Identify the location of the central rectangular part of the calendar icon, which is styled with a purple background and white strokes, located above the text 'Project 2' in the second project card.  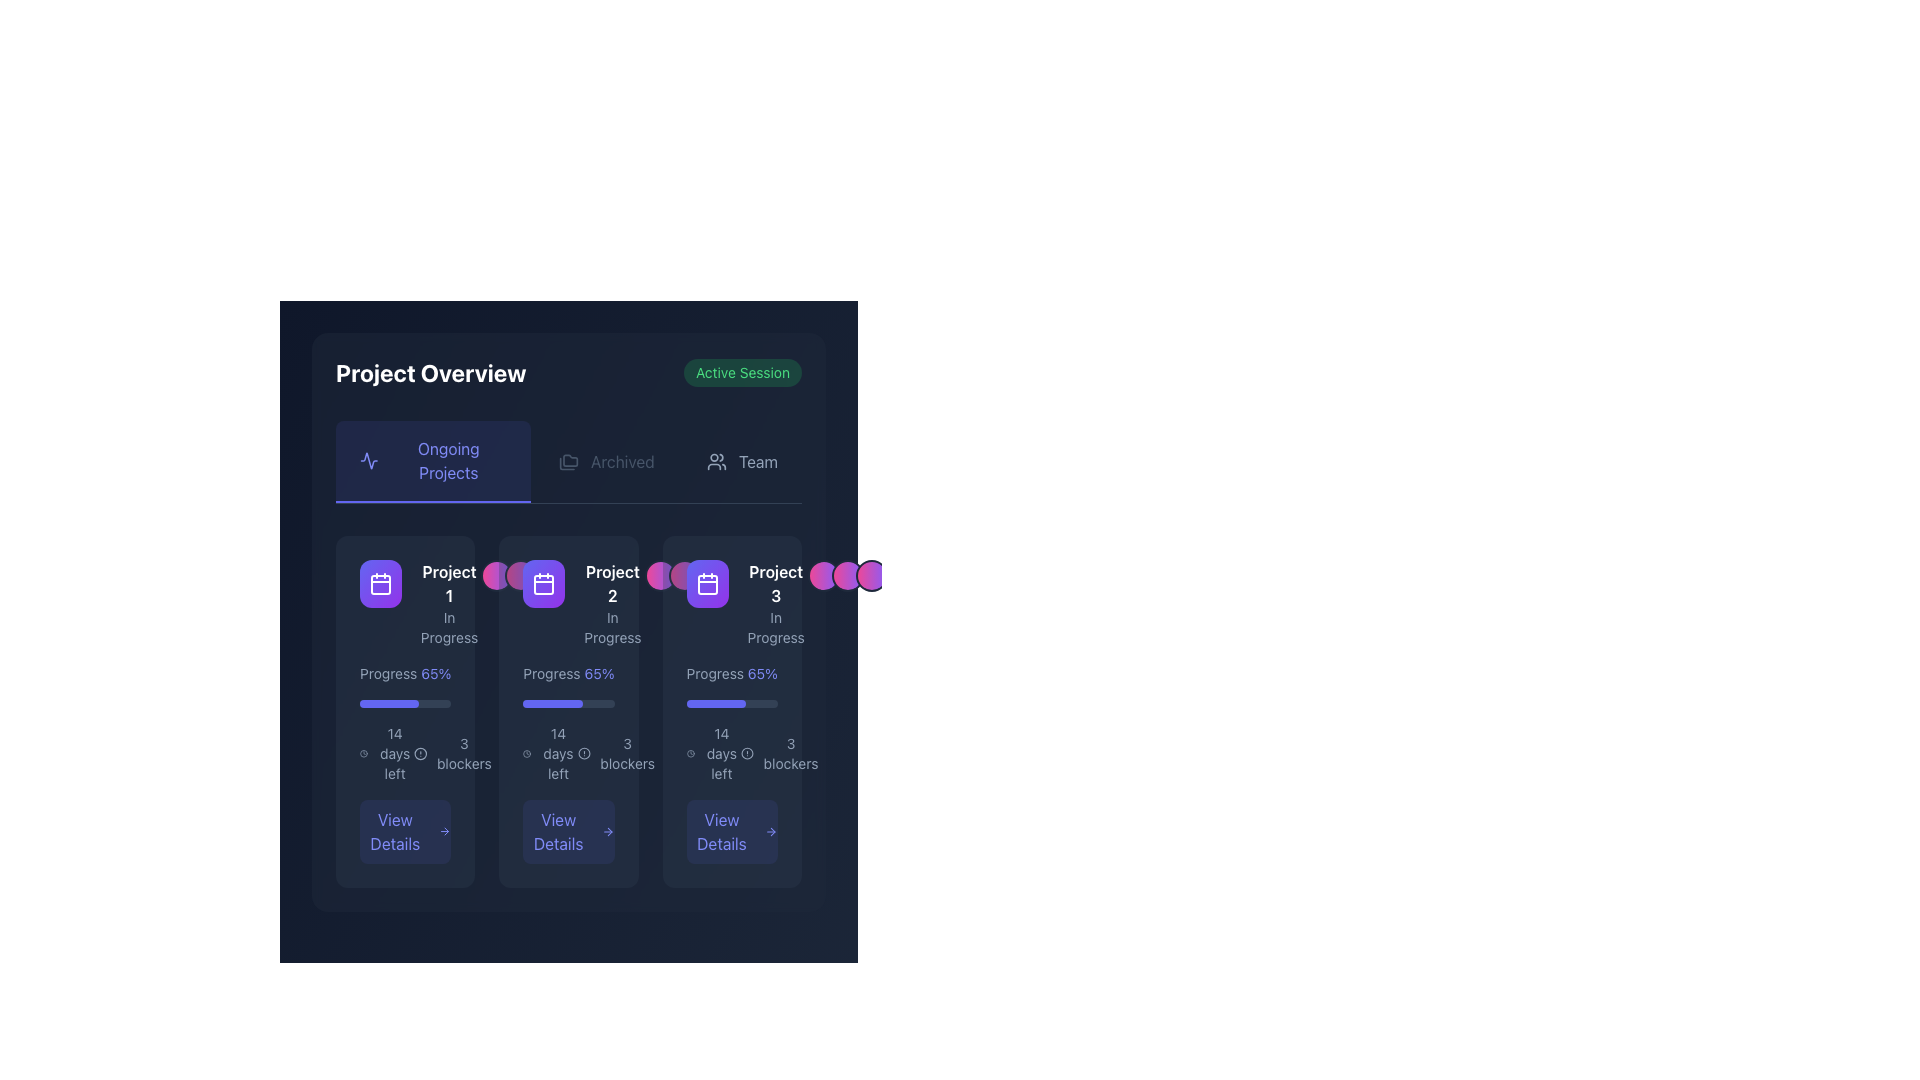
(544, 585).